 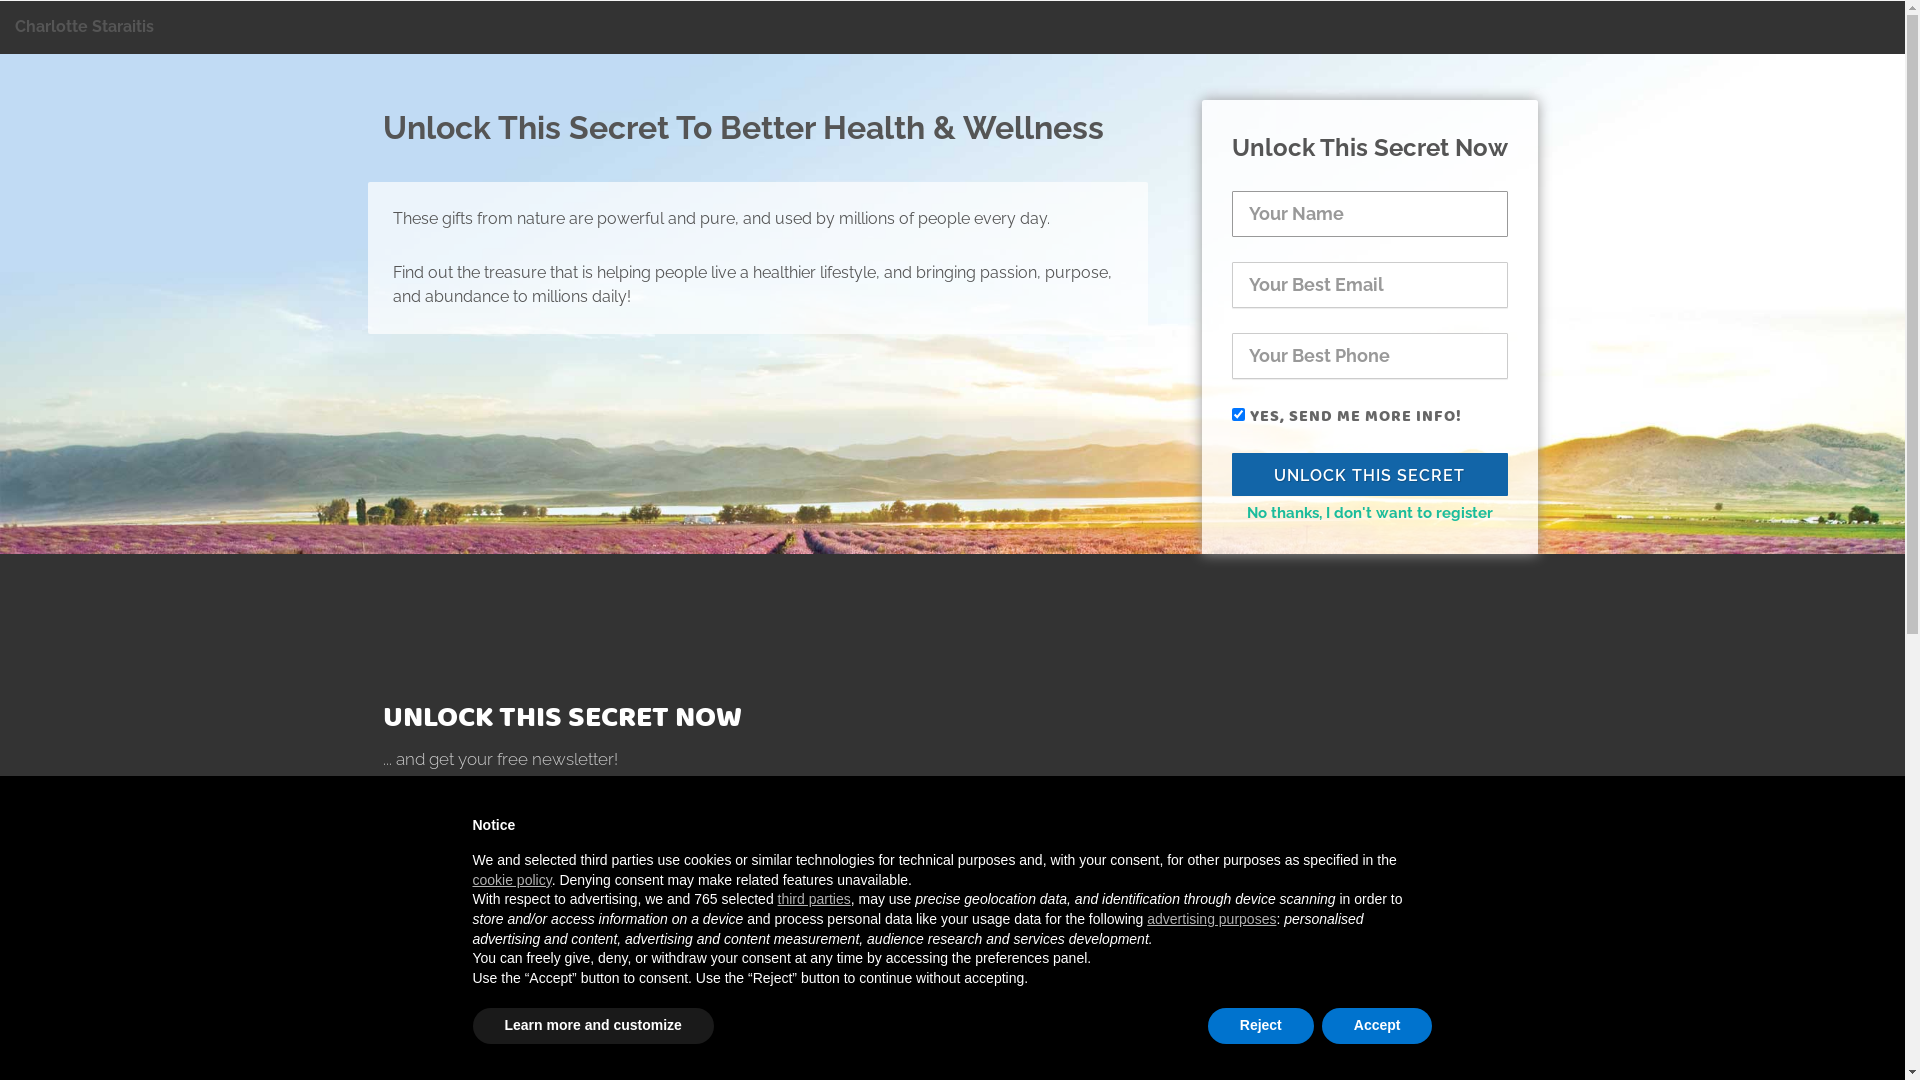 I want to click on 'Reject', so click(x=1260, y=1026).